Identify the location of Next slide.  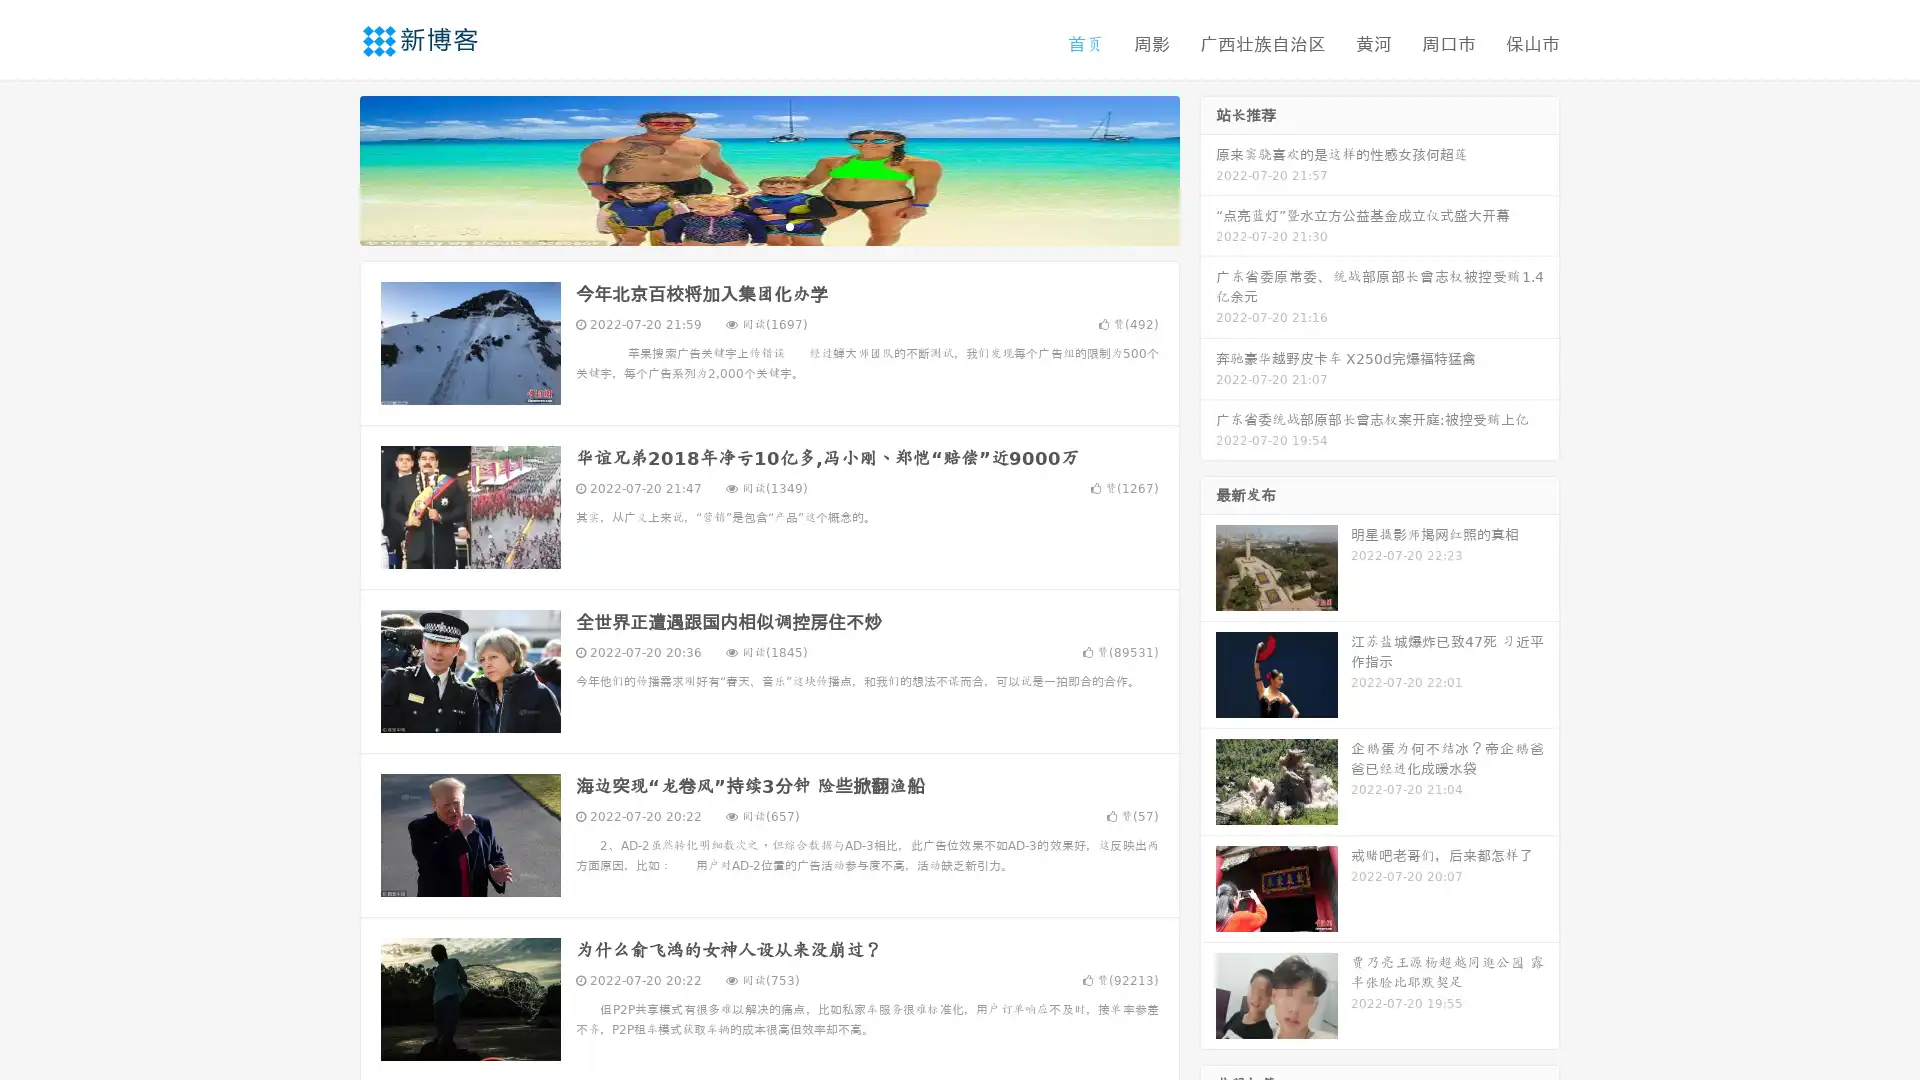
(1208, 168).